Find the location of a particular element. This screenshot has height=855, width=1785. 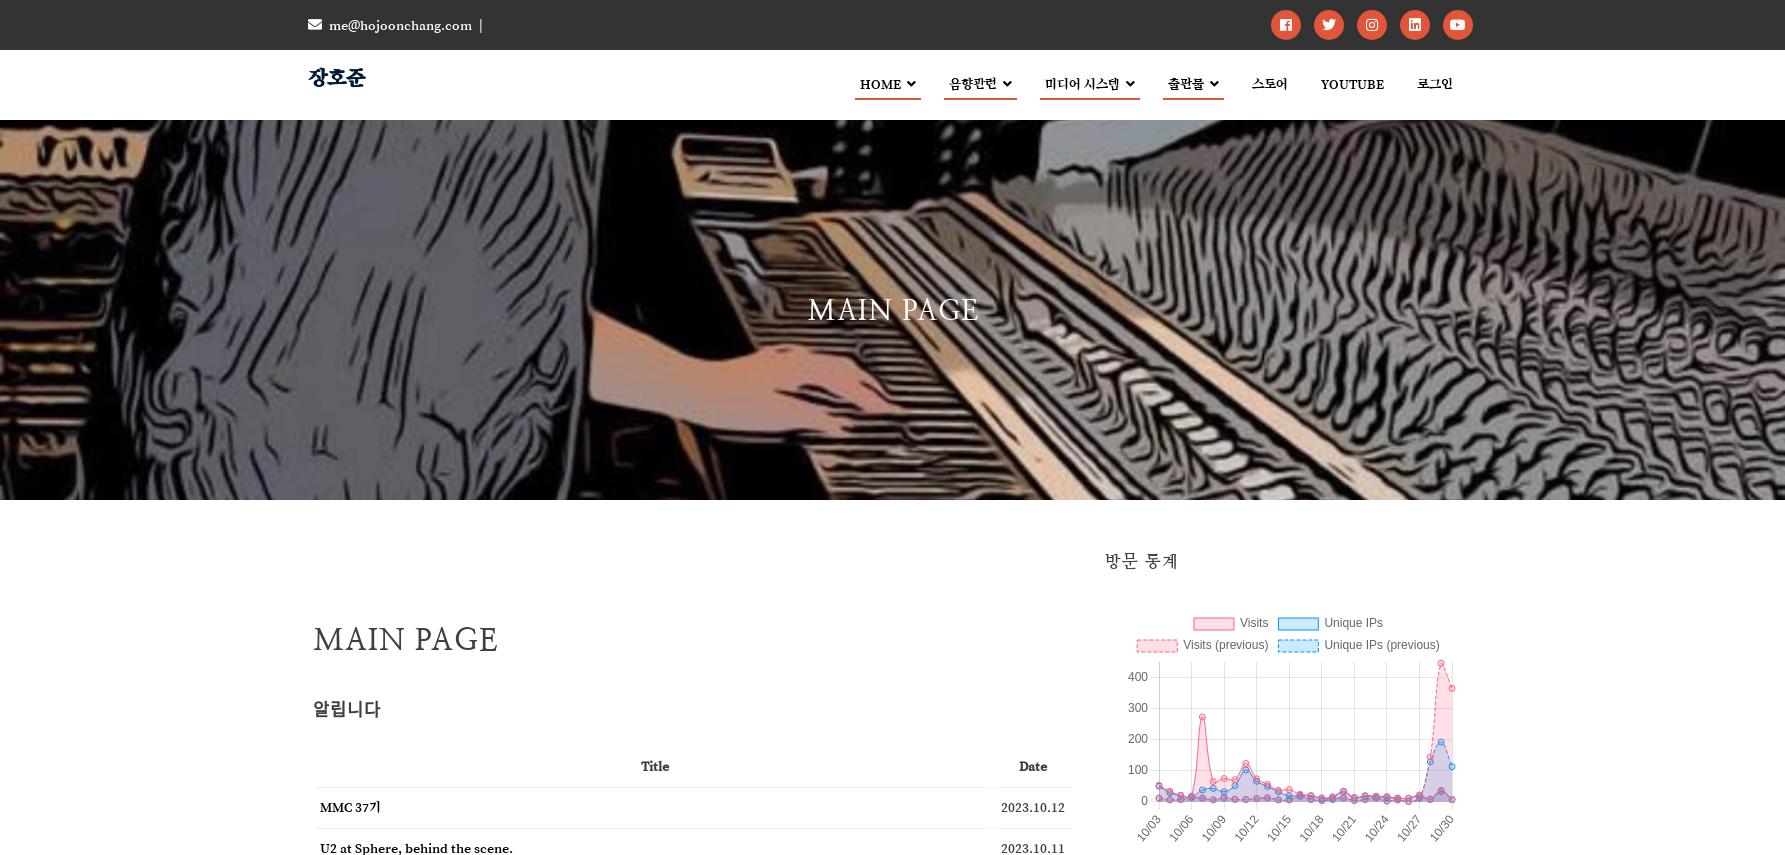

'Date' is located at coordinates (1032, 763).